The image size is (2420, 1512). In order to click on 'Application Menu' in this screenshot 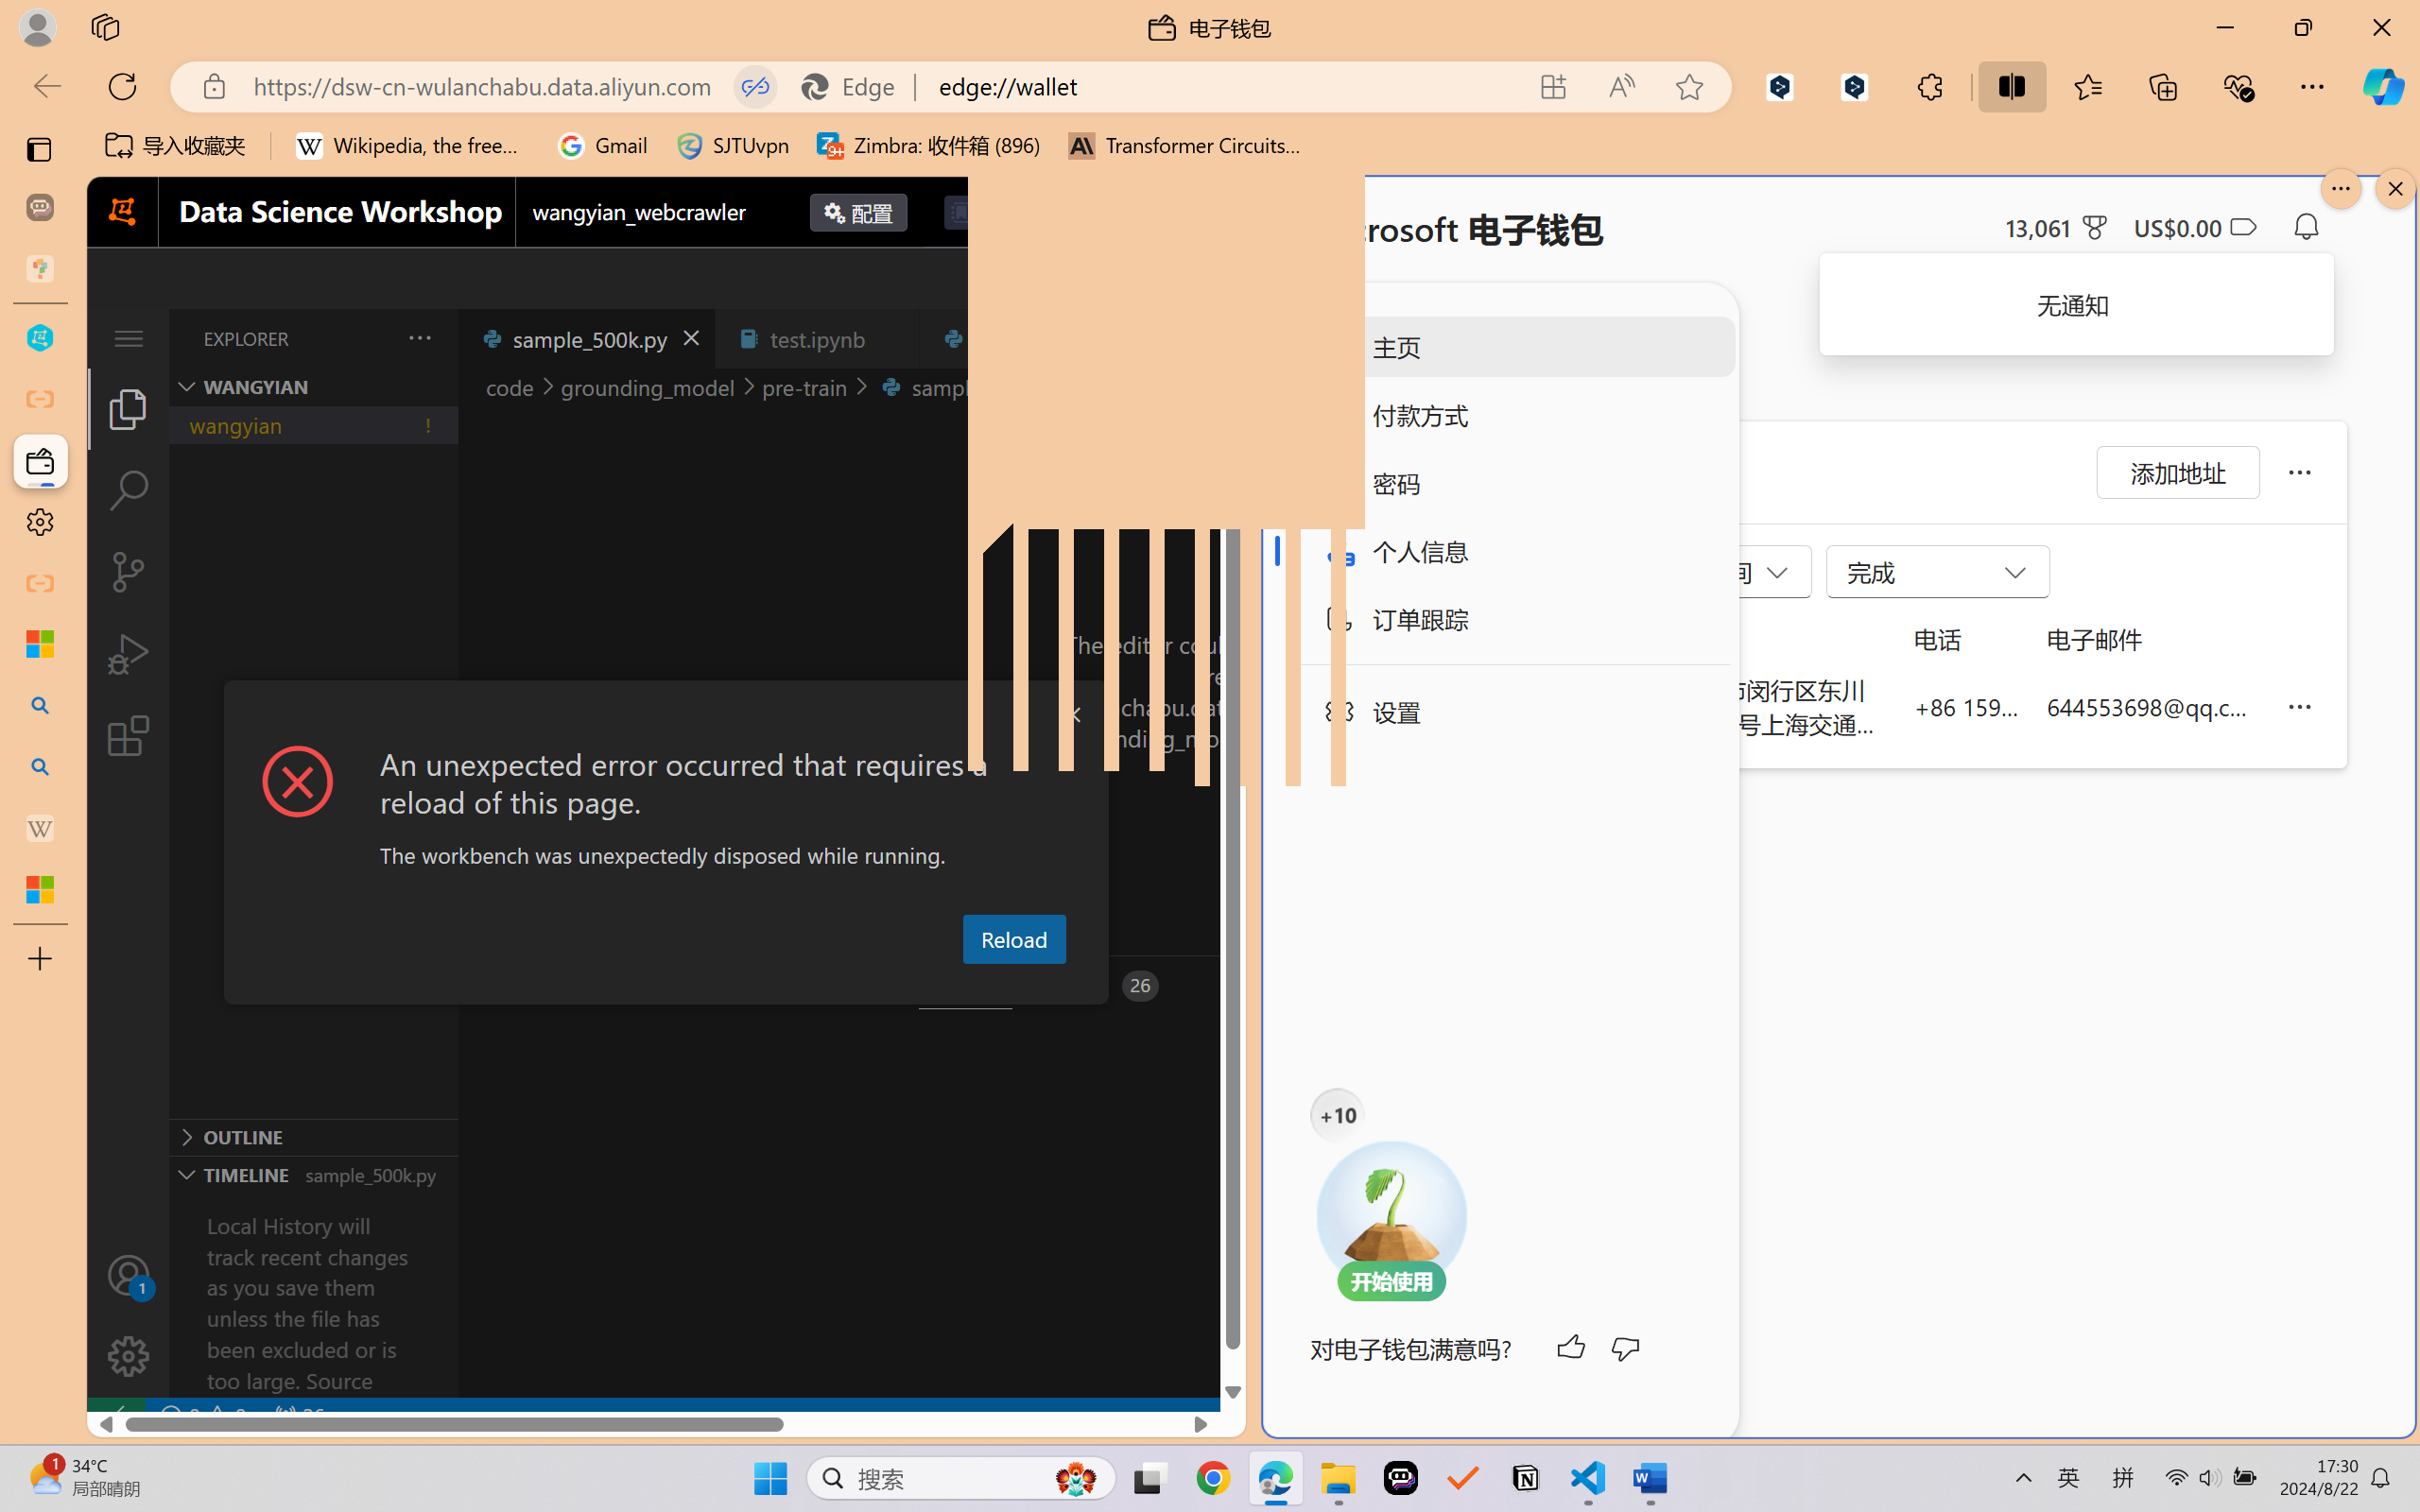, I will do `click(127, 337)`.